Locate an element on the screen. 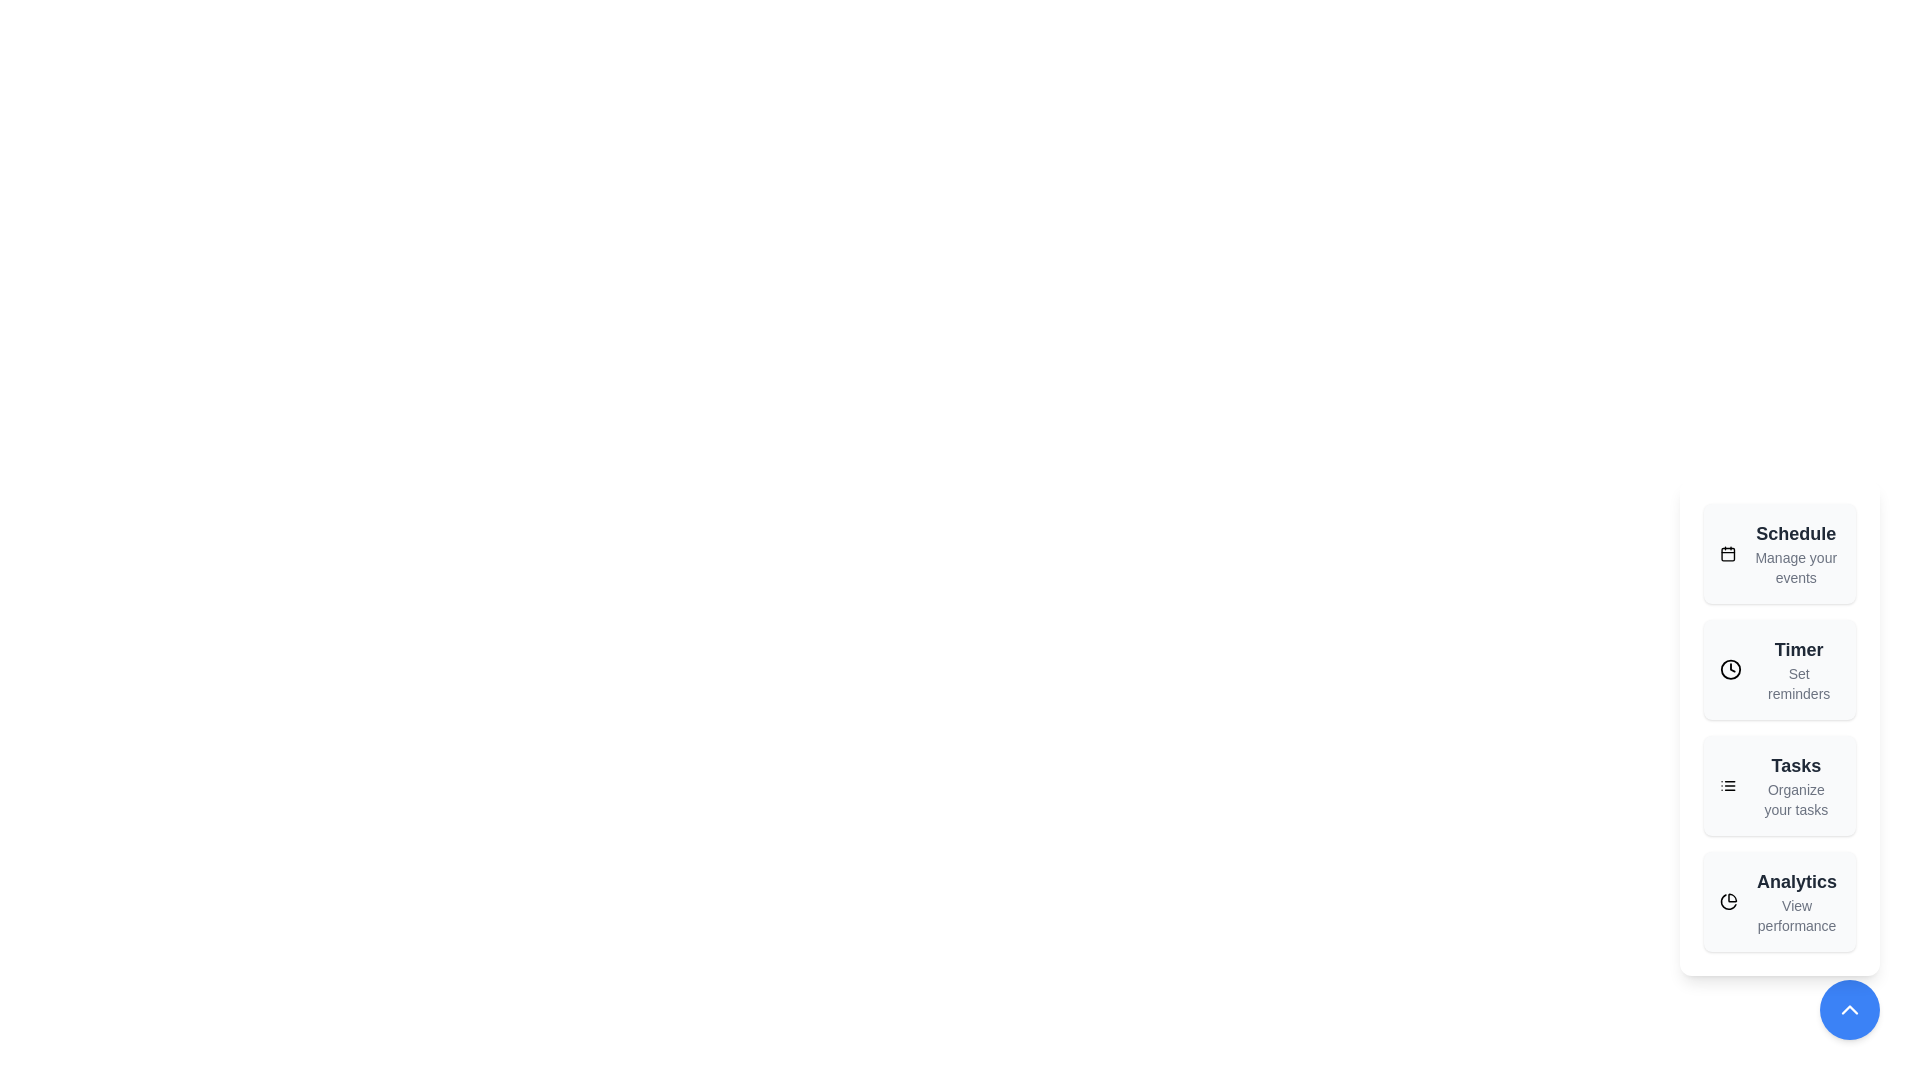  the toggle button to close the speed dial menu is located at coordinates (1848, 1010).